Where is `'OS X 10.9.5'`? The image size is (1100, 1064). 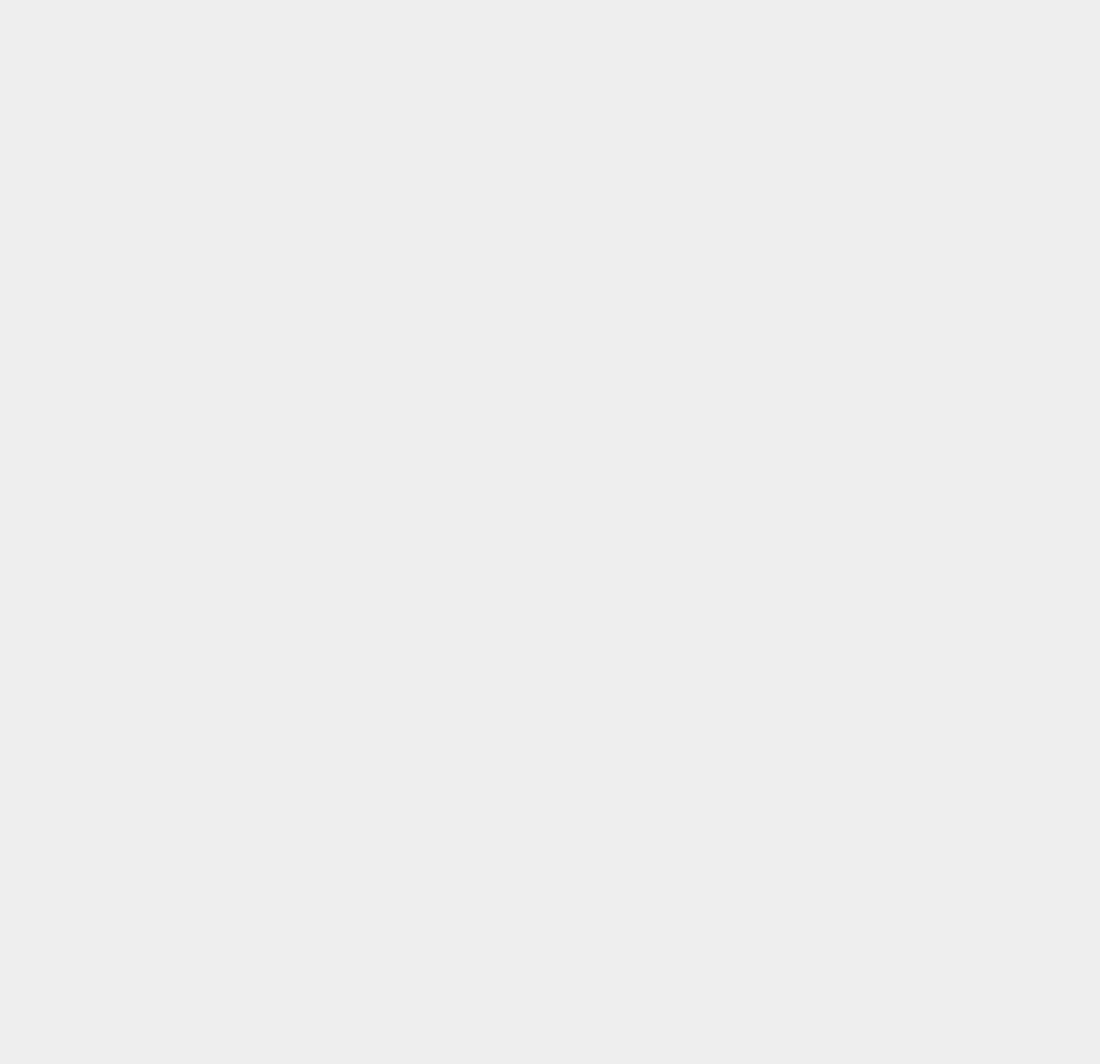
'OS X 10.9.5' is located at coordinates (814, 757).